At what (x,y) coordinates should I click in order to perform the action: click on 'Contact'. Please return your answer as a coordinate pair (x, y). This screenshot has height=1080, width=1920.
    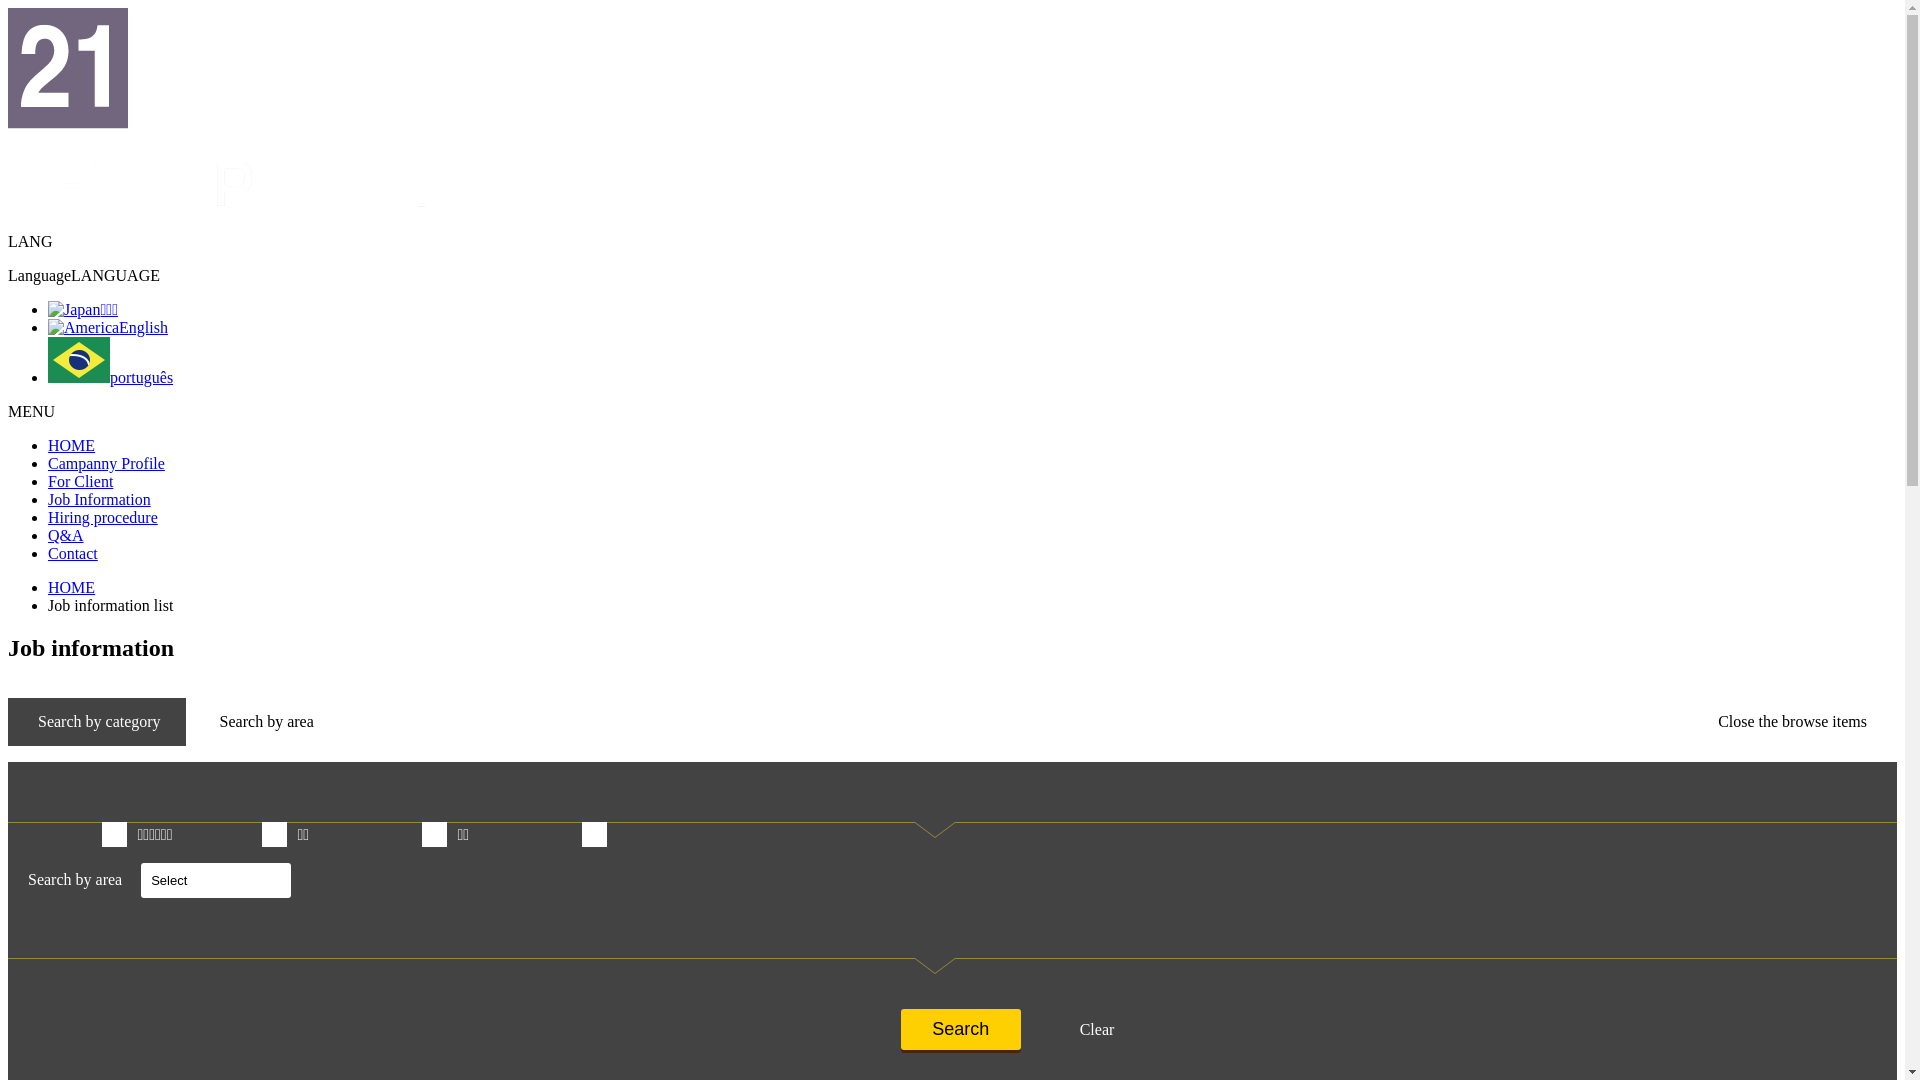
    Looking at the image, I should click on (48, 553).